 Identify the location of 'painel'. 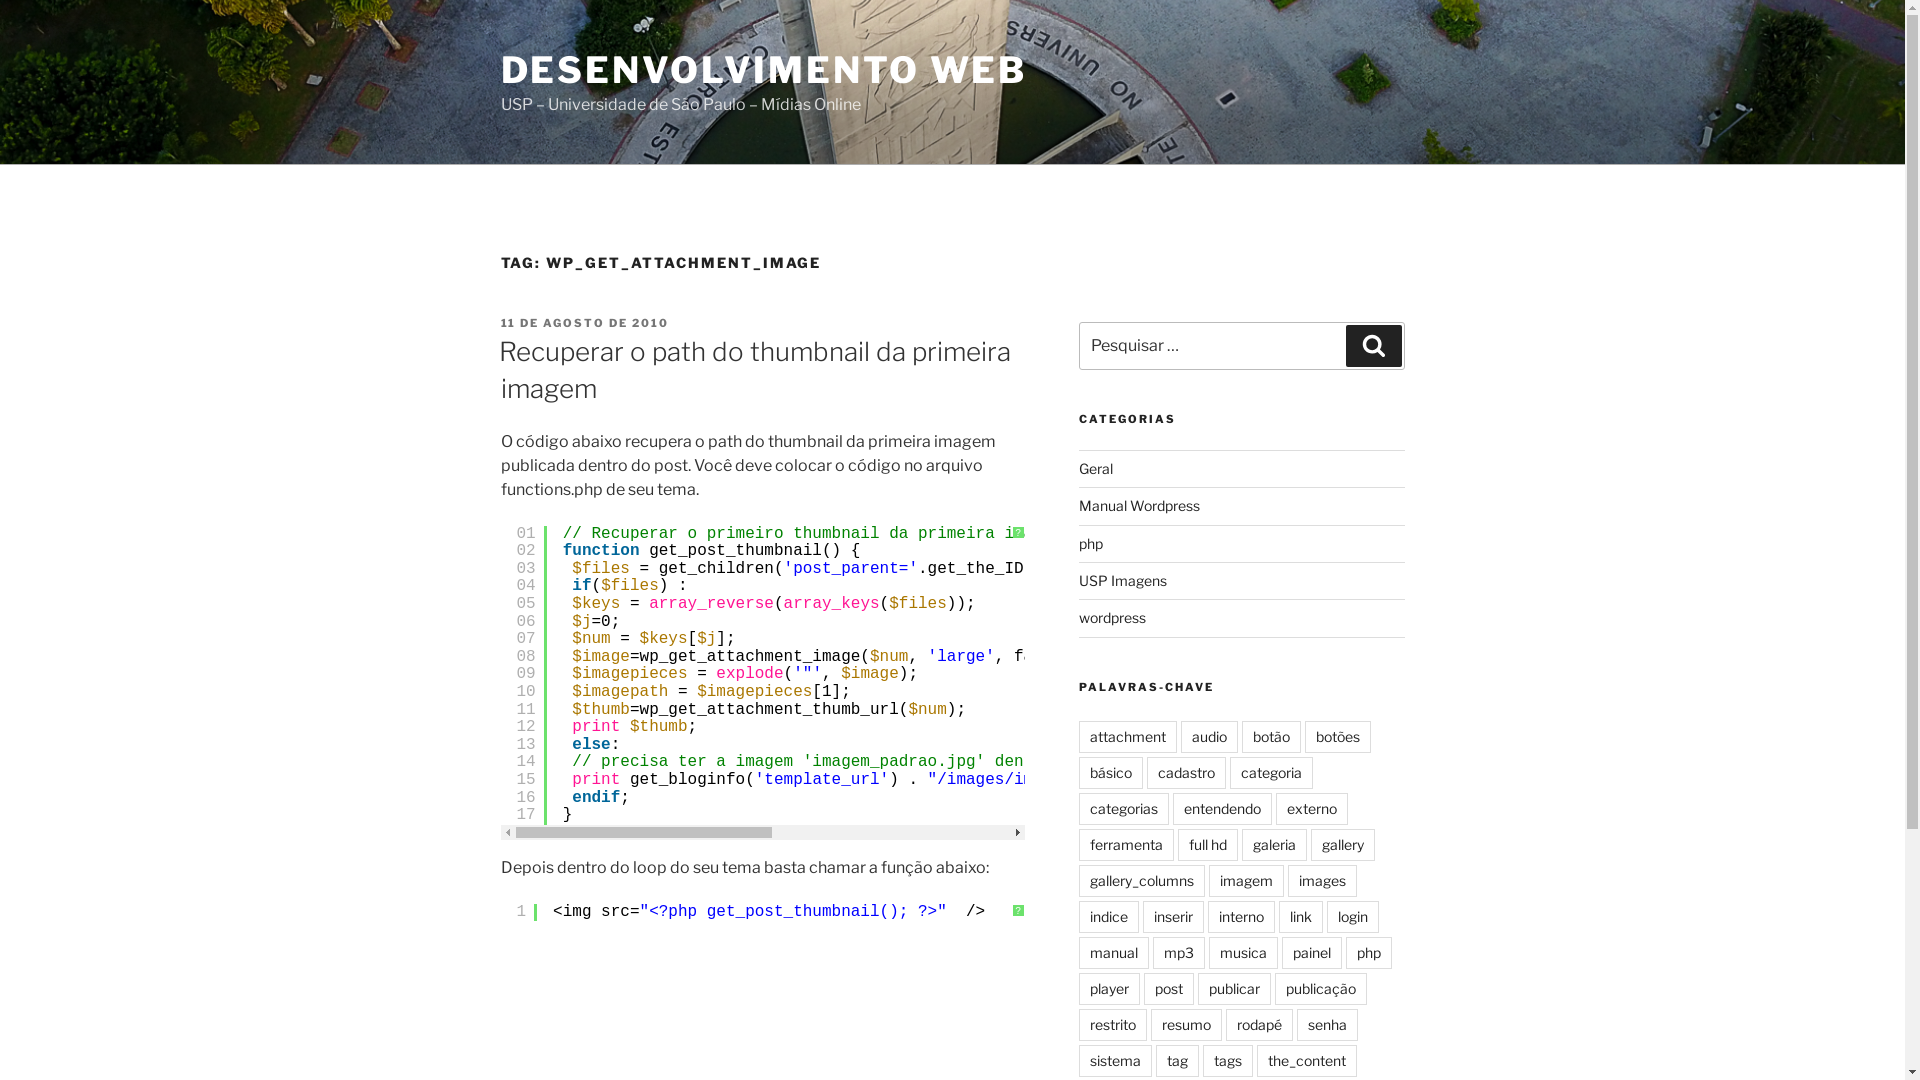
(1281, 951).